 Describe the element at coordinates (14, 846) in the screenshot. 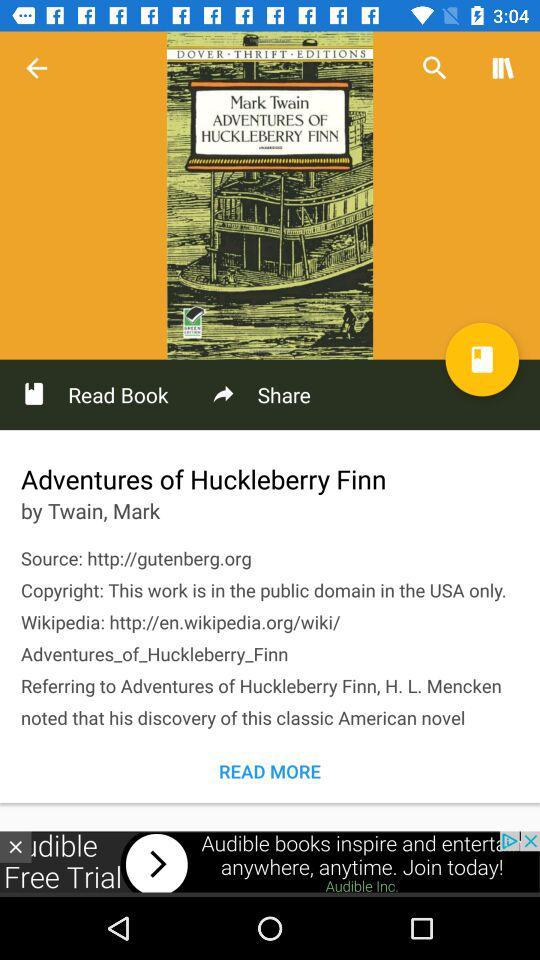

I see `the close icon` at that location.